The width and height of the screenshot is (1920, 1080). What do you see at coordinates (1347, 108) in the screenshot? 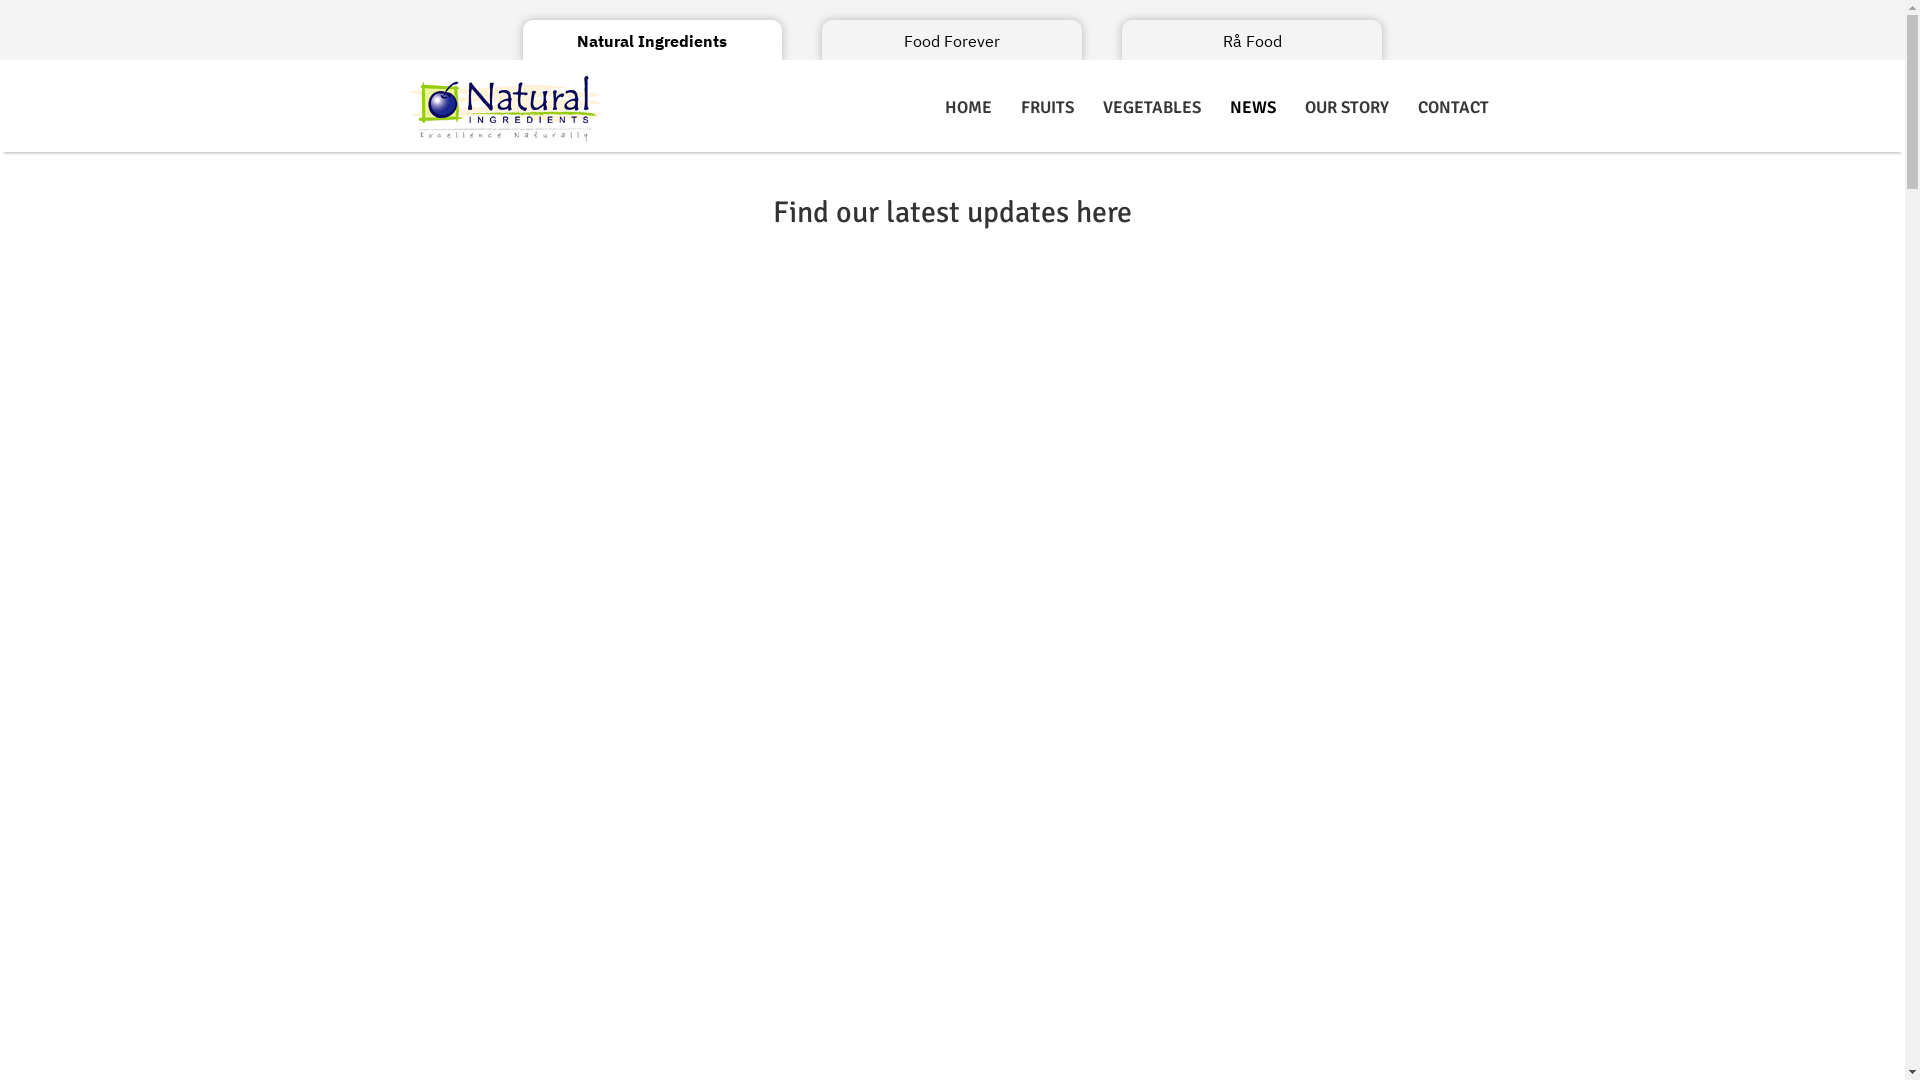
I see `'OUR STORY'` at bounding box center [1347, 108].